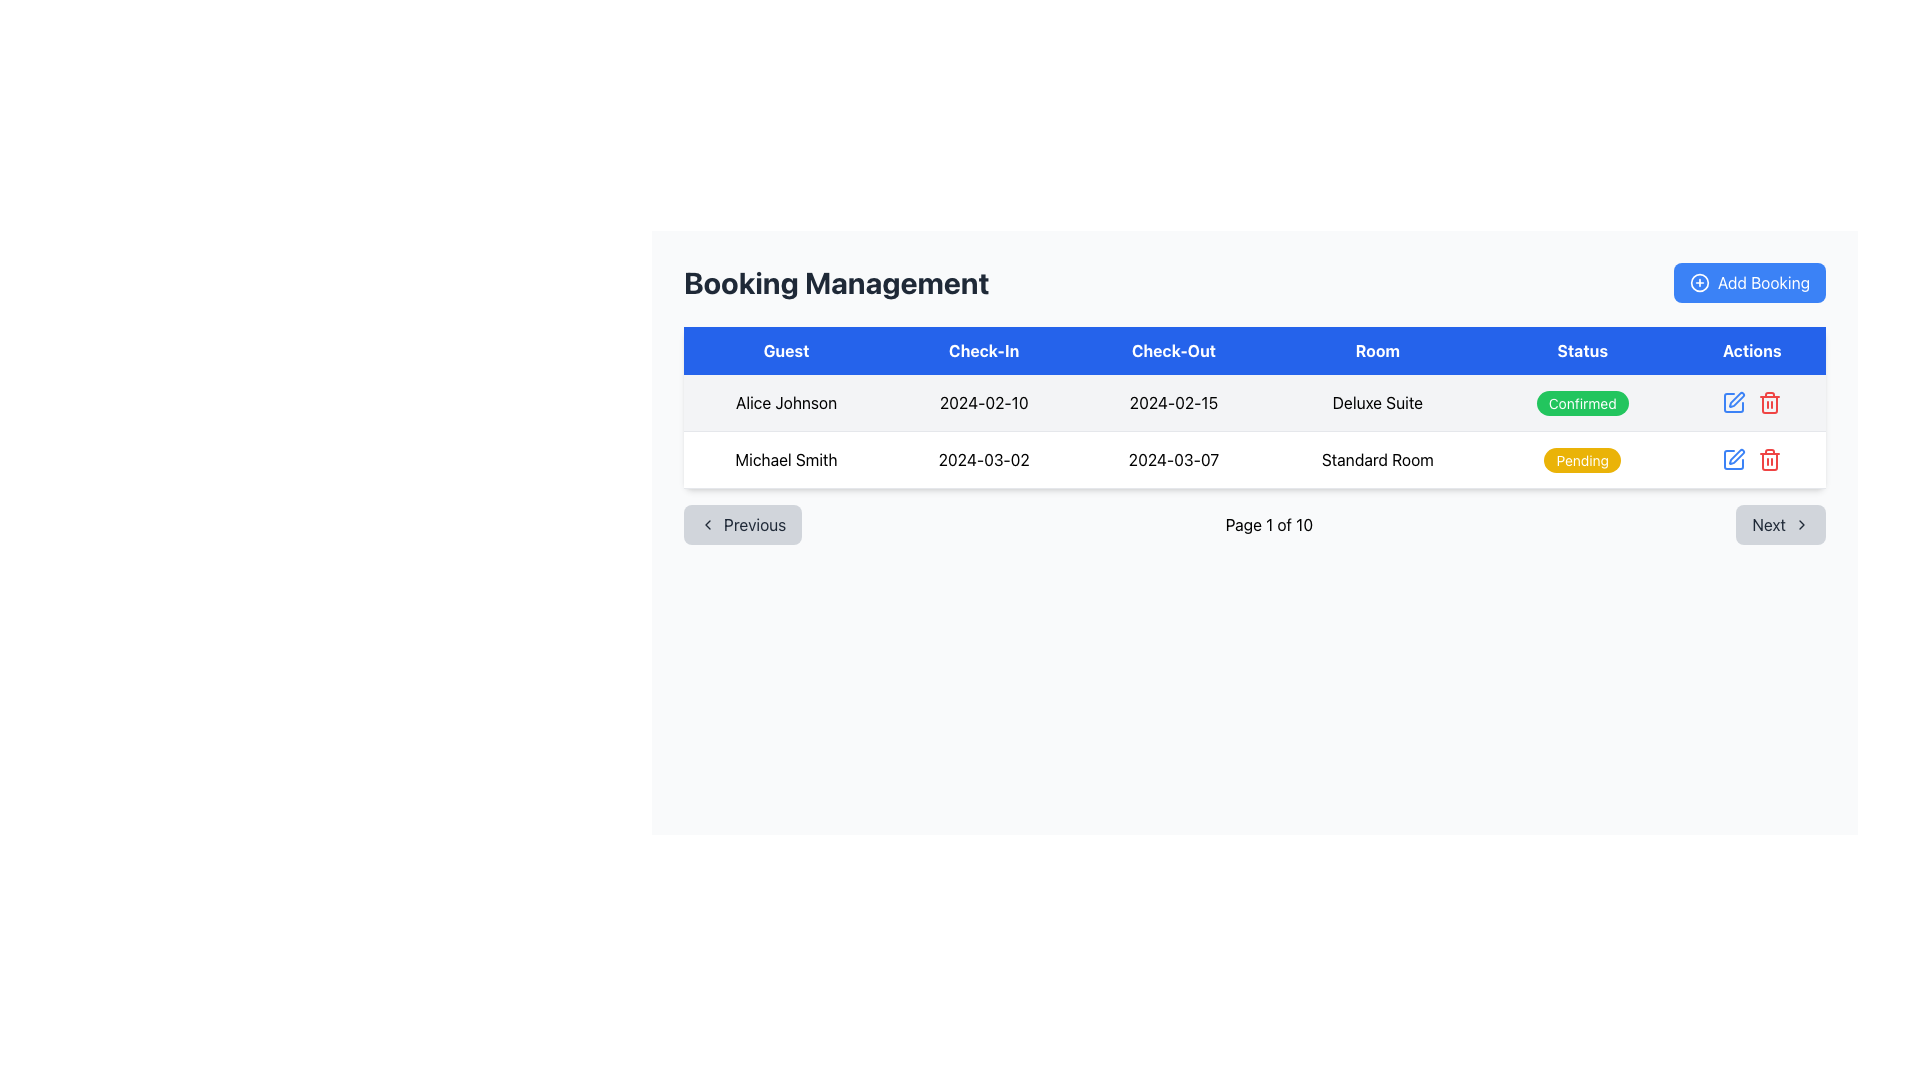 The width and height of the screenshot is (1920, 1080). I want to click on the bold white text 'Guest' which is centered within a blue box at the header of the first column in the data table, so click(785, 350).